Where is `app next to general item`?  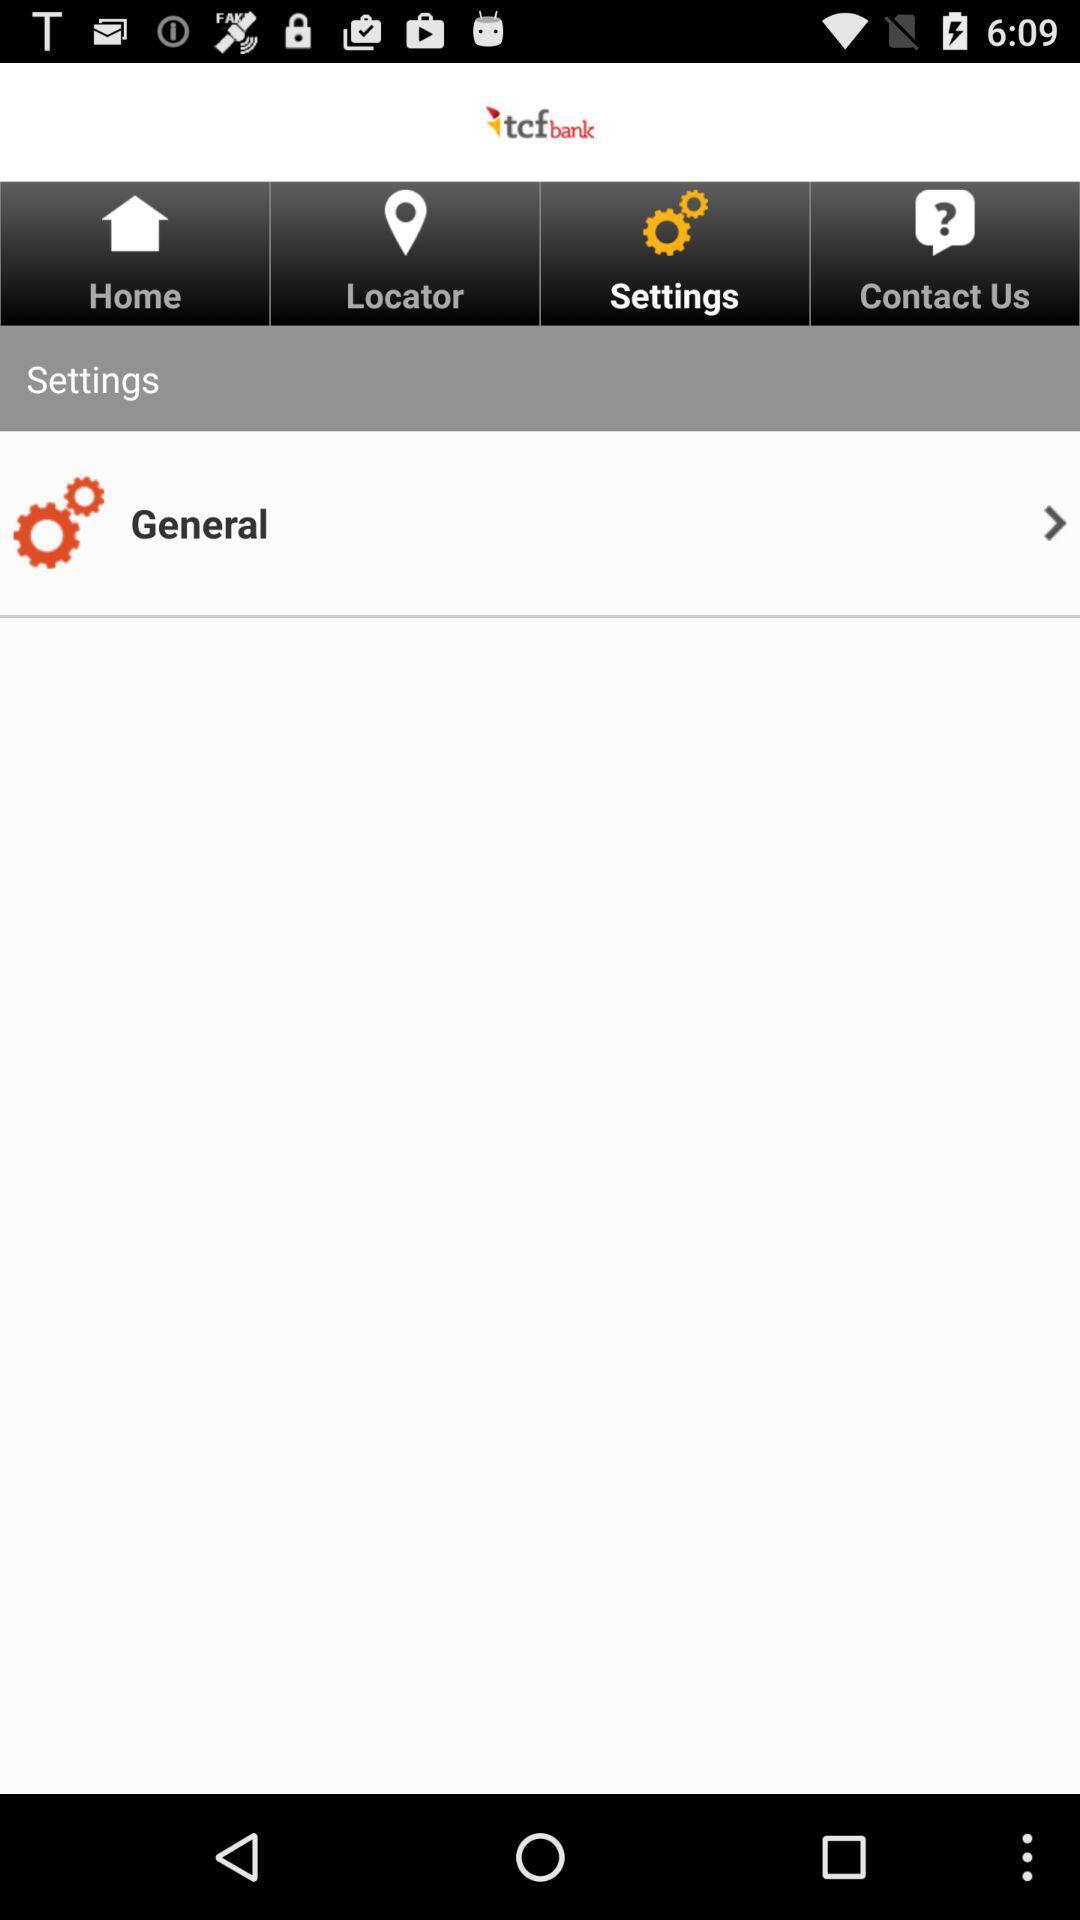
app next to general item is located at coordinates (1054, 523).